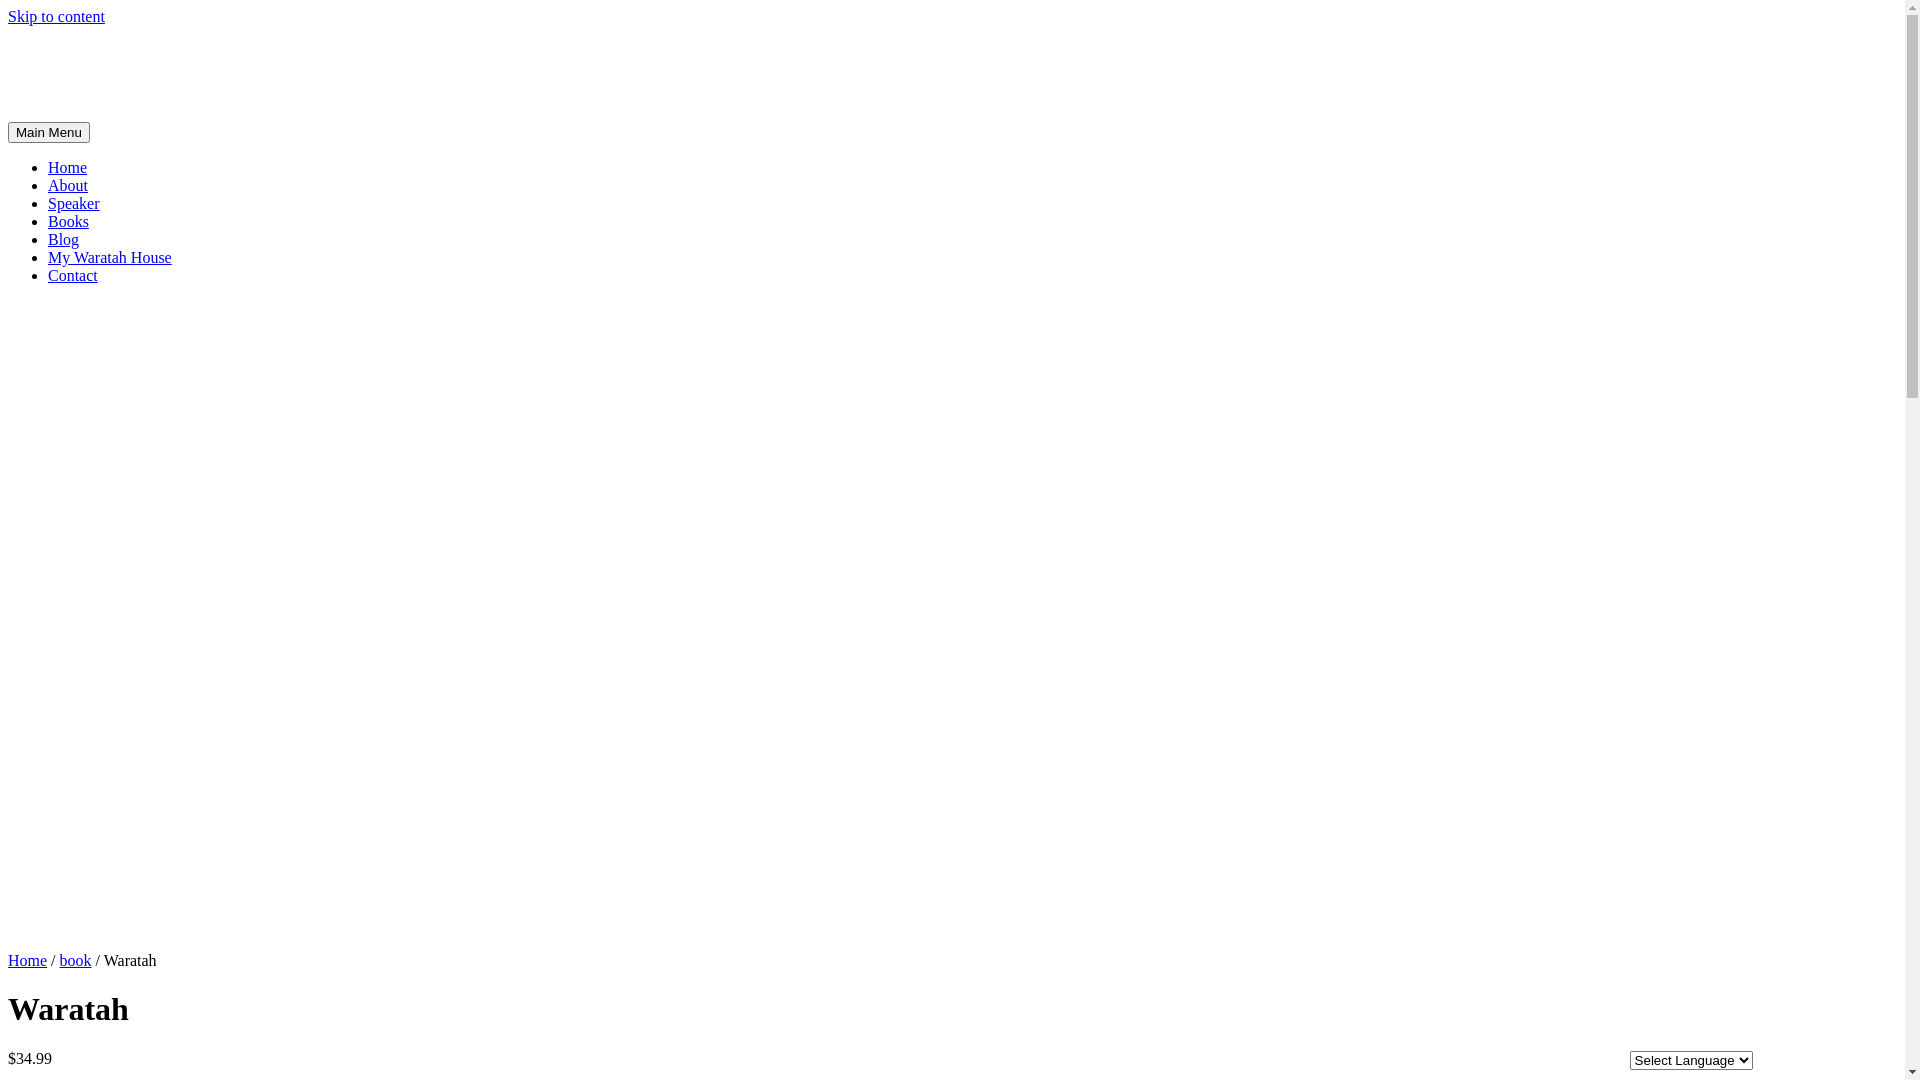  Describe the element at coordinates (56, 16) in the screenshot. I see `'Skip to content'` at that location.